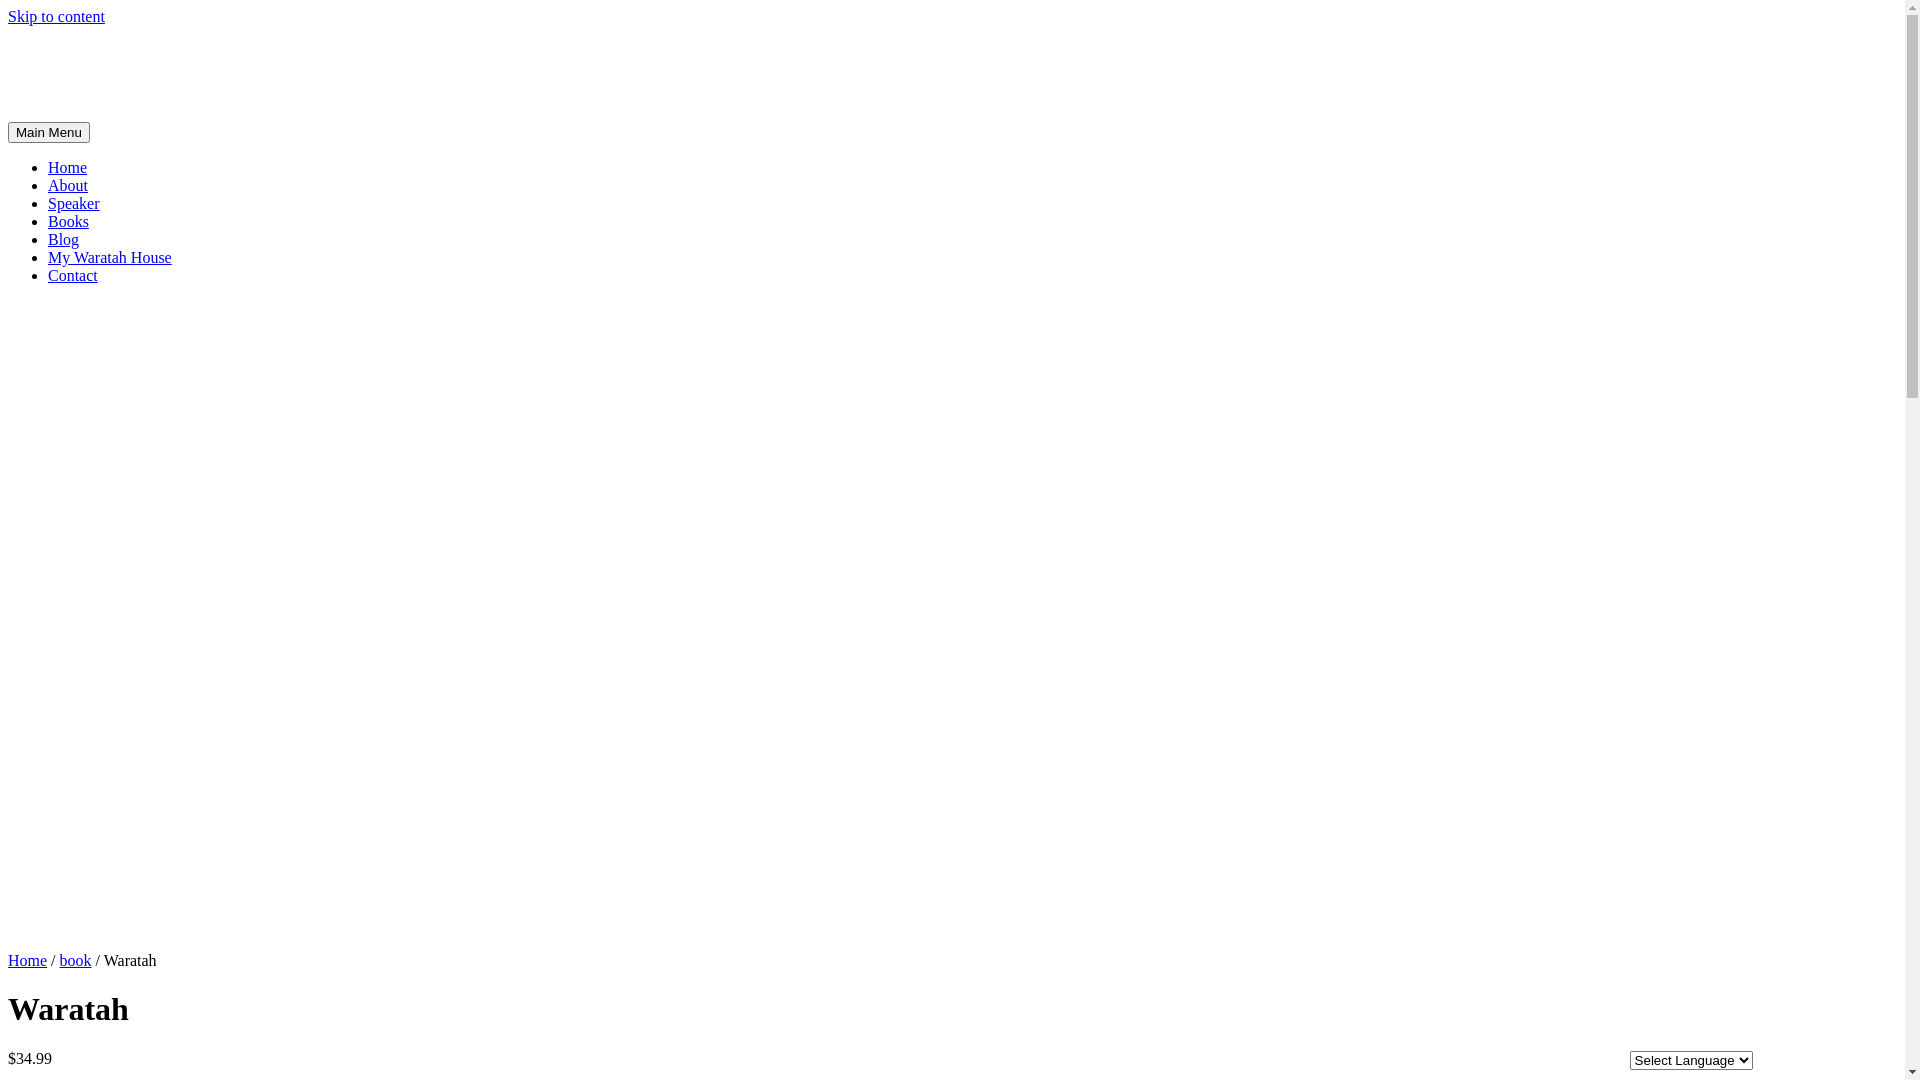  Describe the element at coordinates (56, 16) in the screenshot. I see `'Skip to content'` at that location.